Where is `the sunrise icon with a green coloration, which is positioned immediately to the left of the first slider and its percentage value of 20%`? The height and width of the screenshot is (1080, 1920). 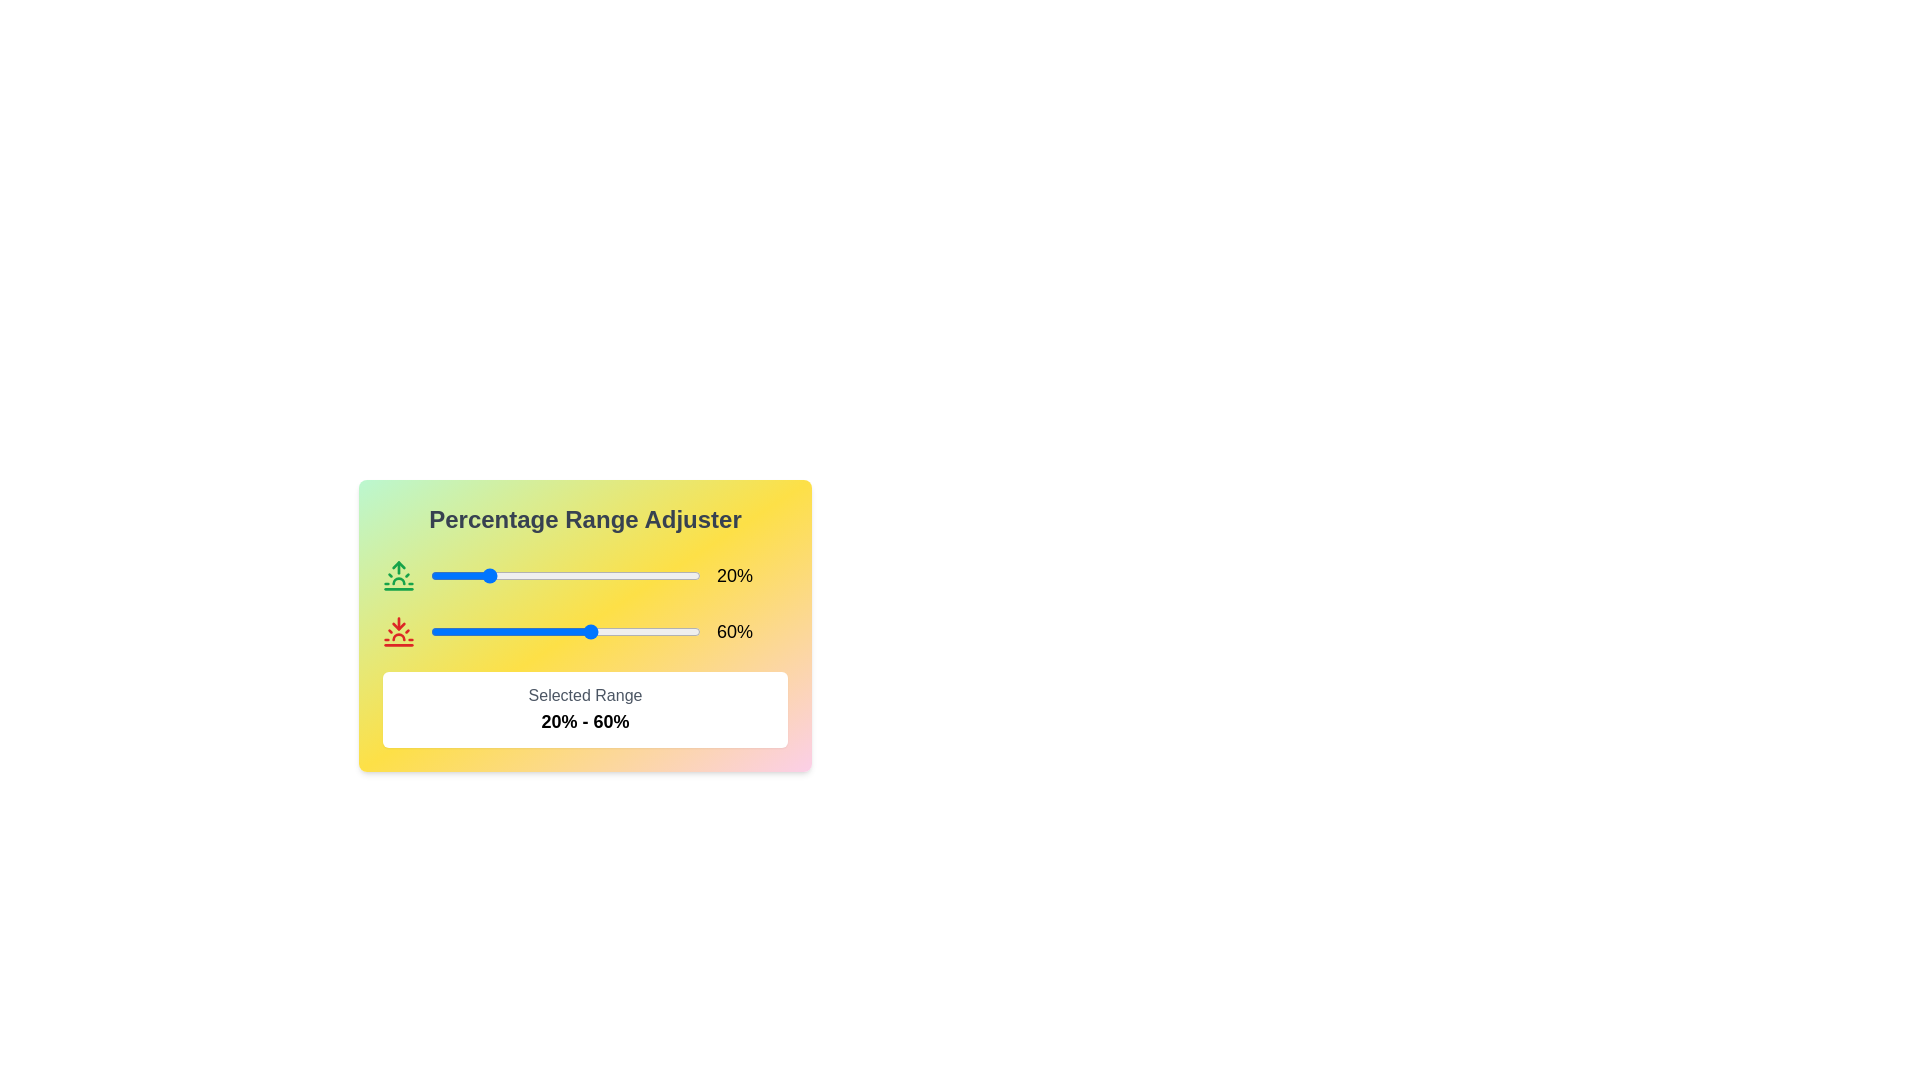
the sunrise icon with a green coloration, which is positioned immediately to the left of the first slider and its percentage value of 20% is located at coordinates (398, 575).